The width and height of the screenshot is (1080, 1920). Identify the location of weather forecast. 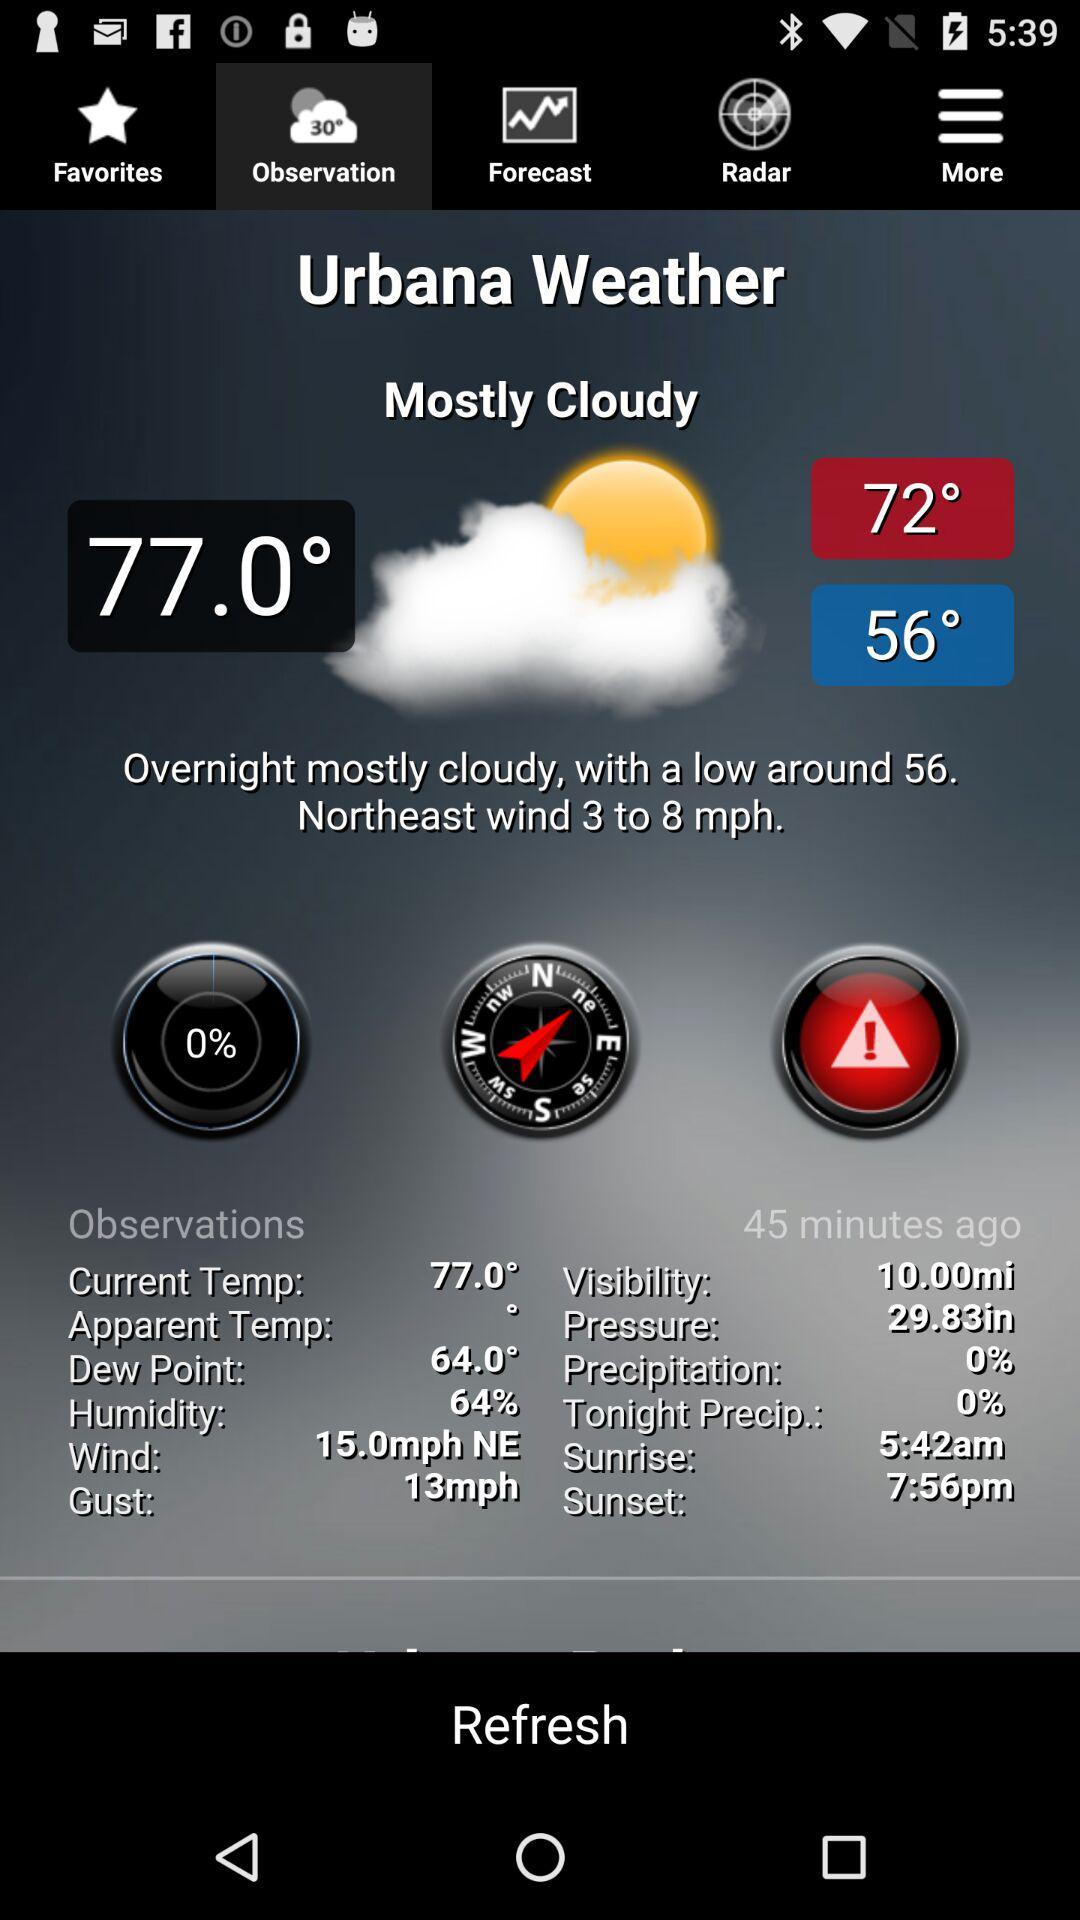
(540, 994).